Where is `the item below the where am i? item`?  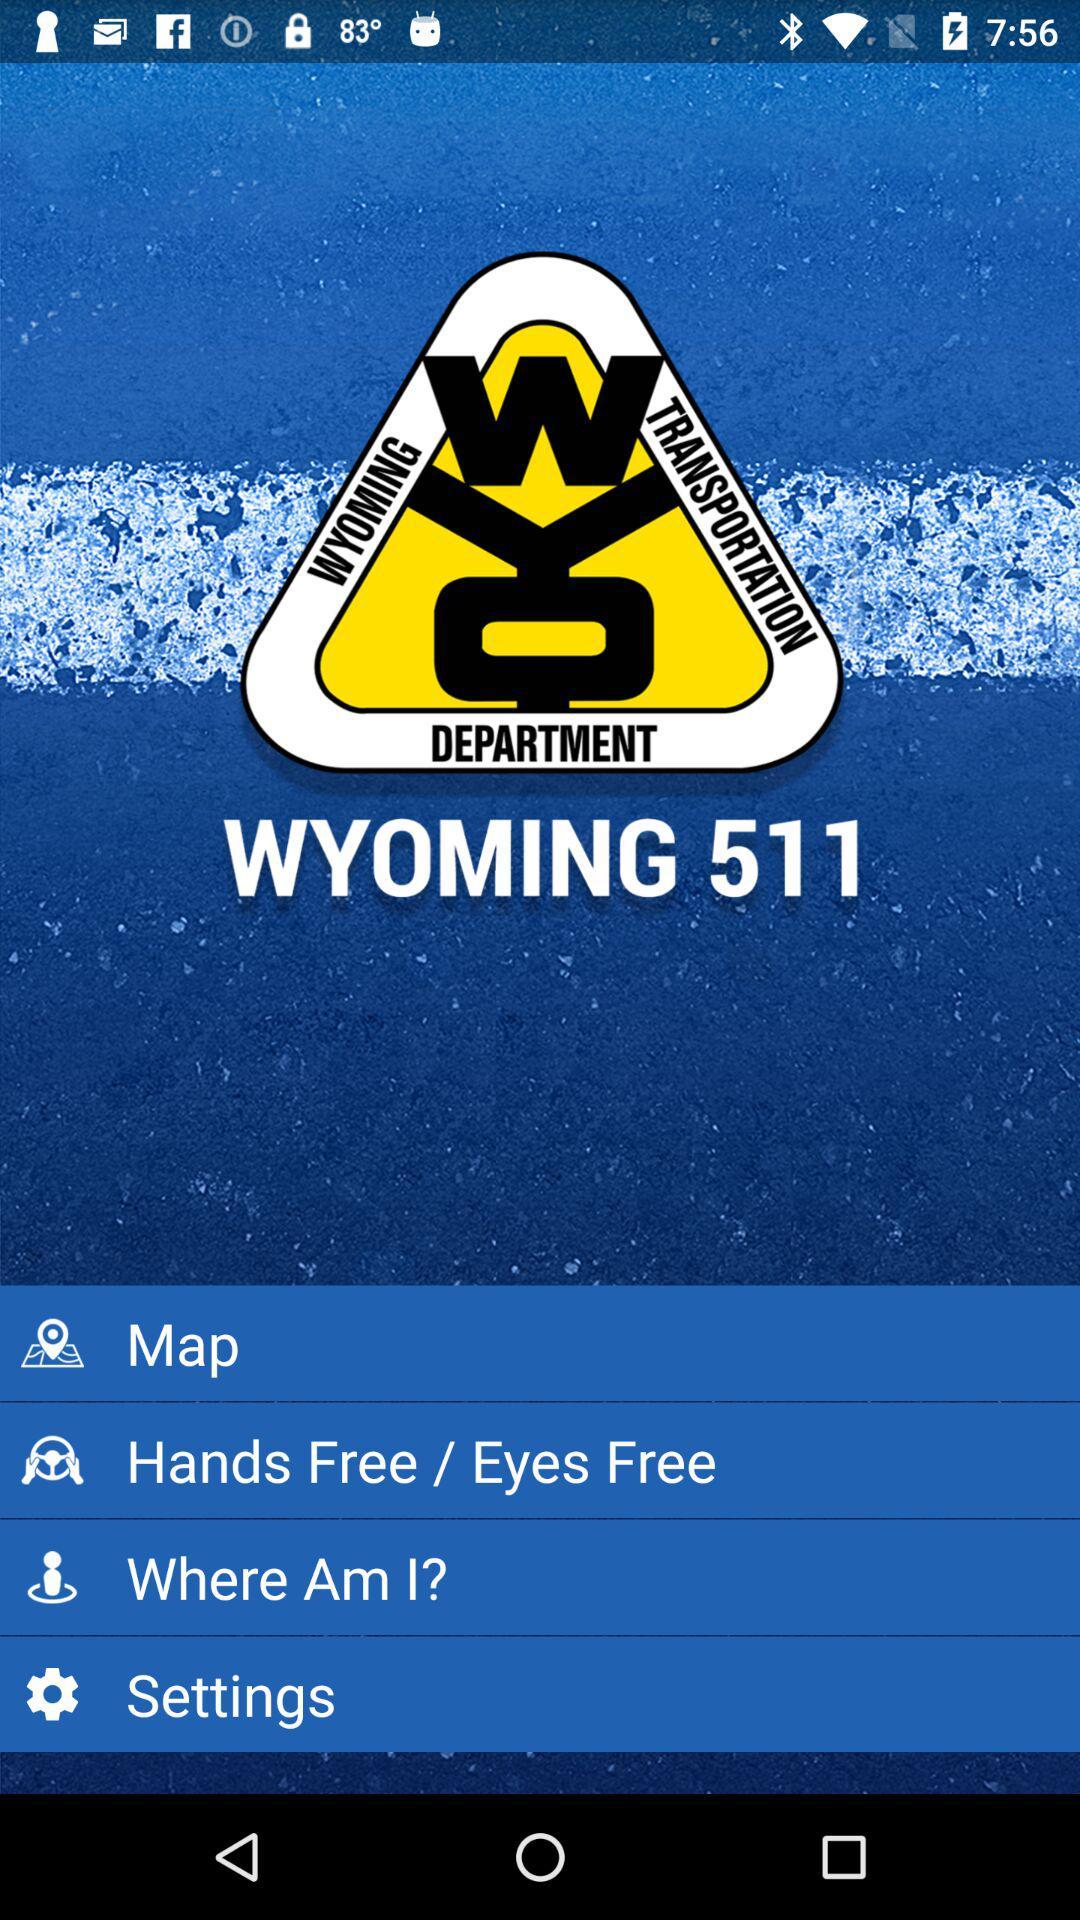
the item below the where am i? item is located at coordinates (540, 1693).